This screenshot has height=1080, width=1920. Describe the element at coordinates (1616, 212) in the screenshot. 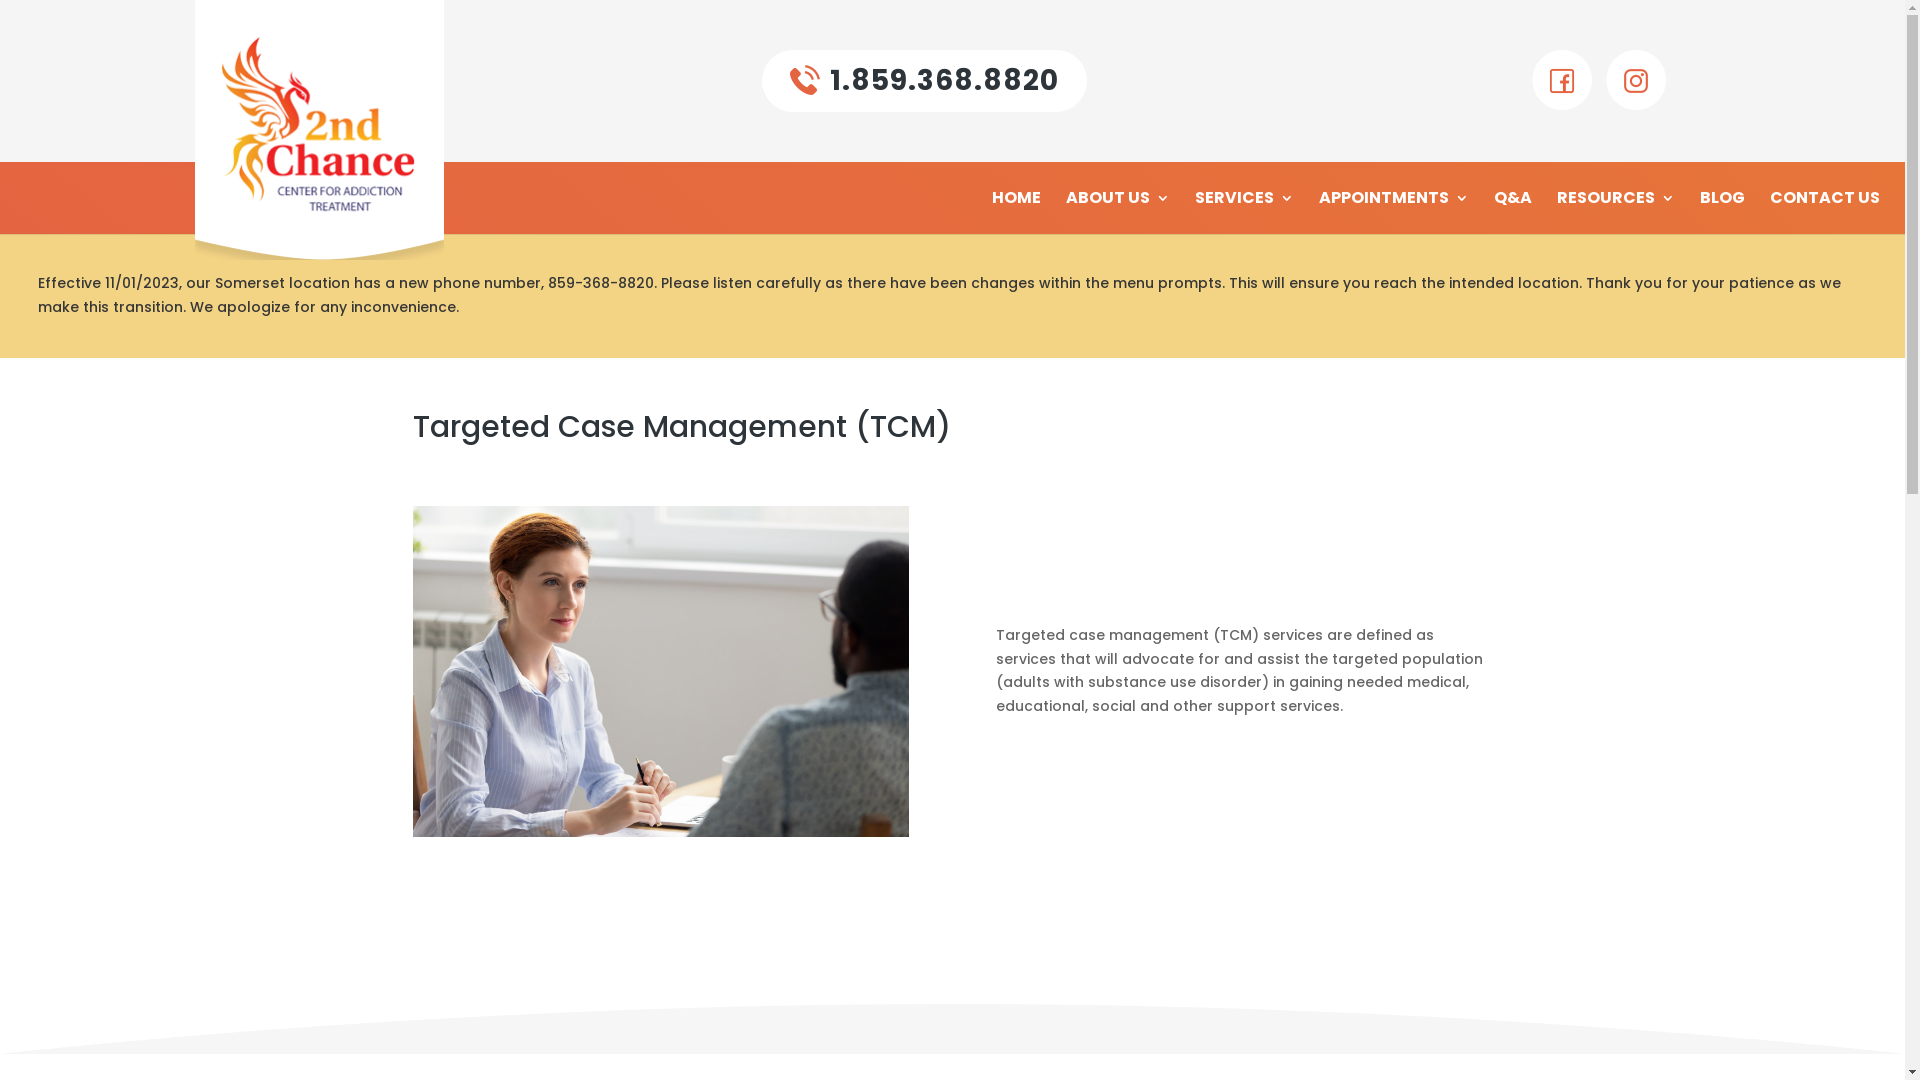

I see `'RESOURCES'` at that location.